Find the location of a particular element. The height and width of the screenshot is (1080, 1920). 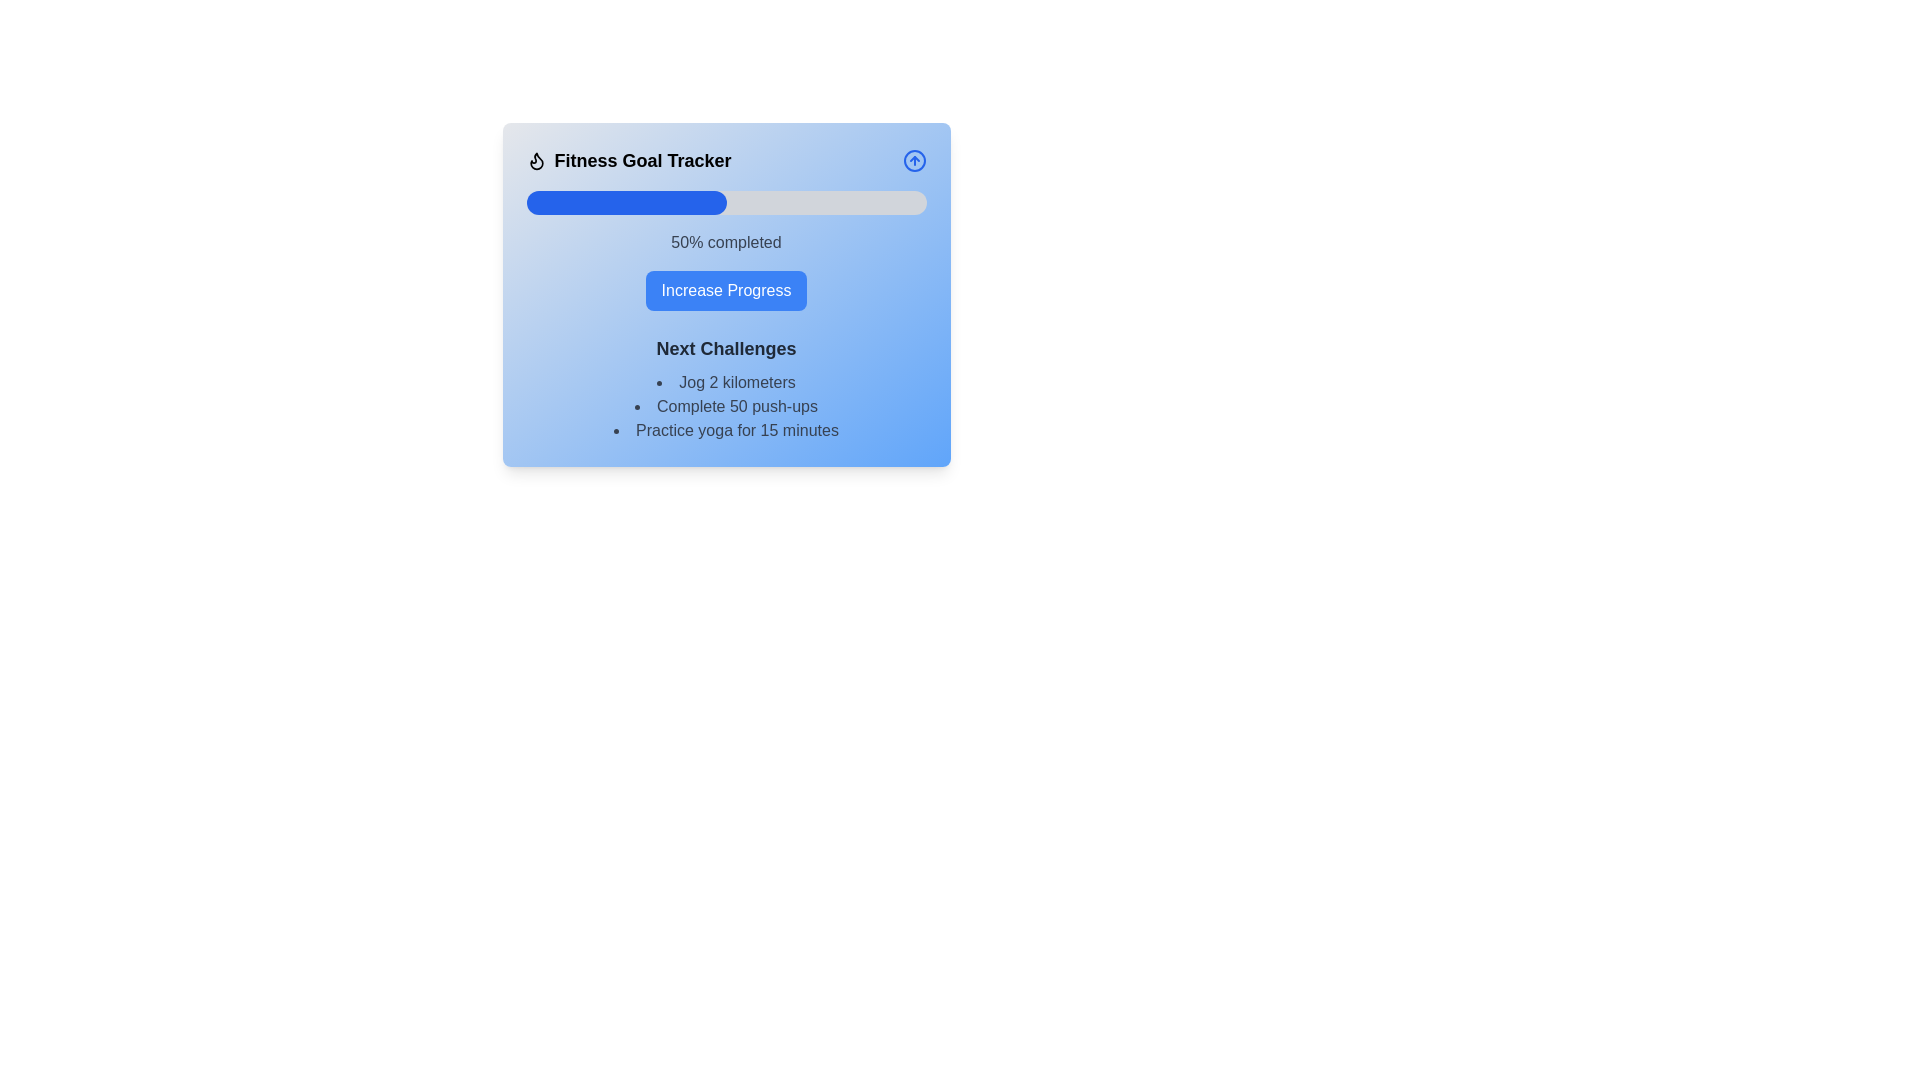

the circular icon with an upward-pointing arrow inside, located in the top-right corner of the 'Fitness Goal Tracker' section is located at coordinates (913, 160).